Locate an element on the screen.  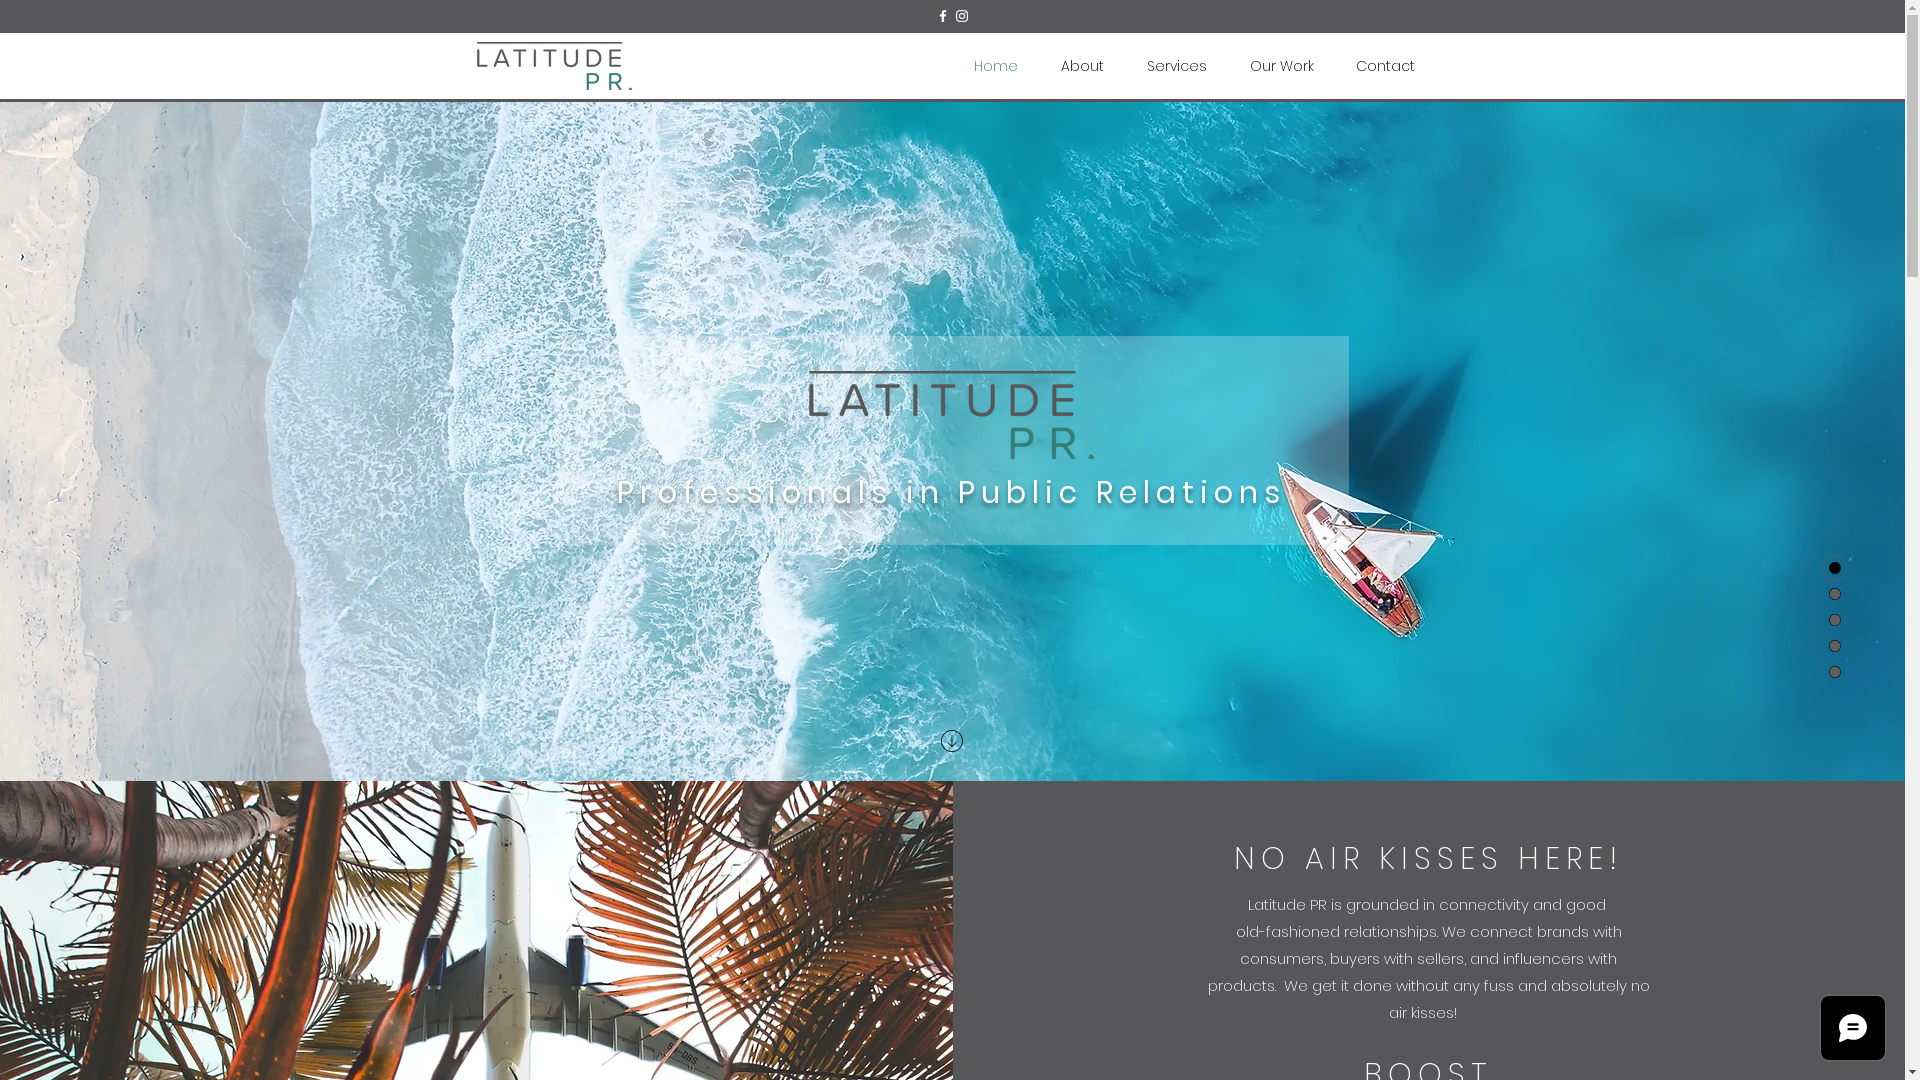
'Home' is located at coordinates (995, 65).